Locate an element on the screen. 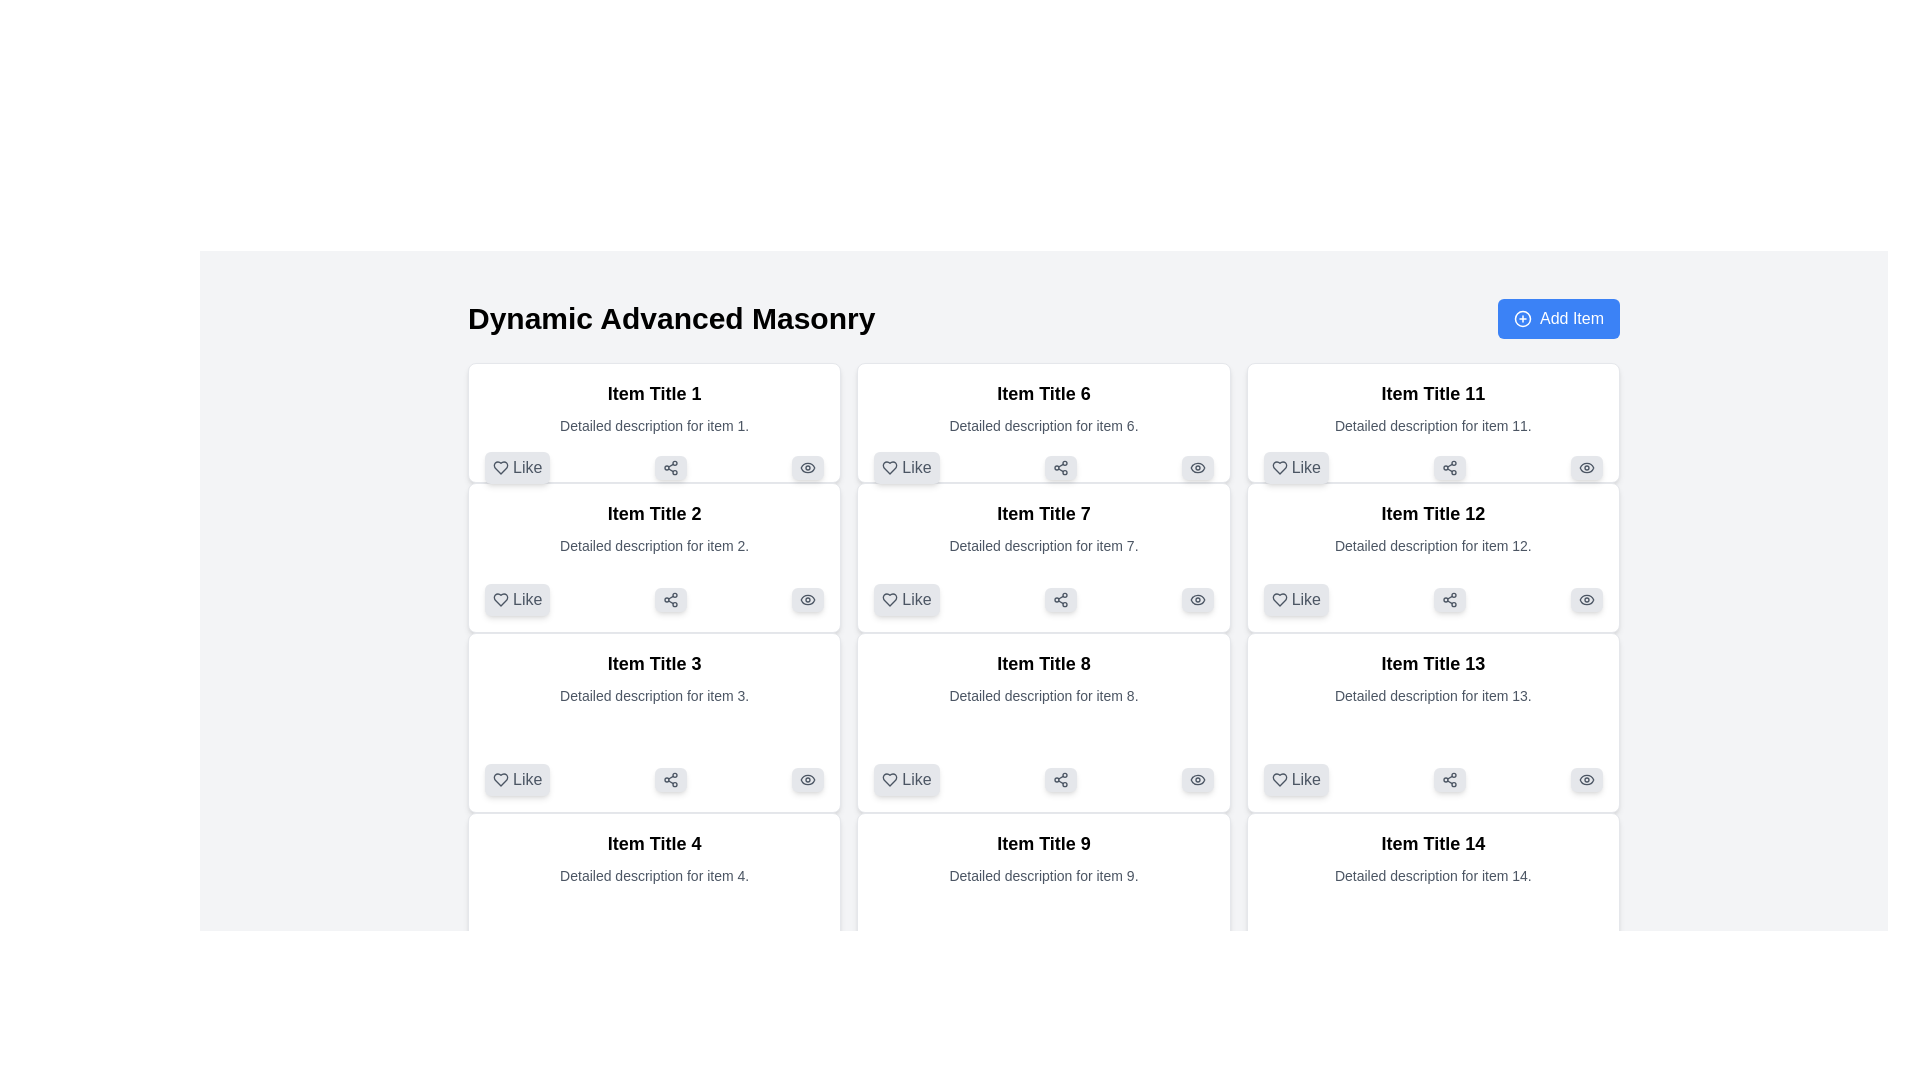 The height and width of the screenshot is (1080, 1920). the title text located in the second column and second row of the grid layout is located at coordinates (1042, 393).